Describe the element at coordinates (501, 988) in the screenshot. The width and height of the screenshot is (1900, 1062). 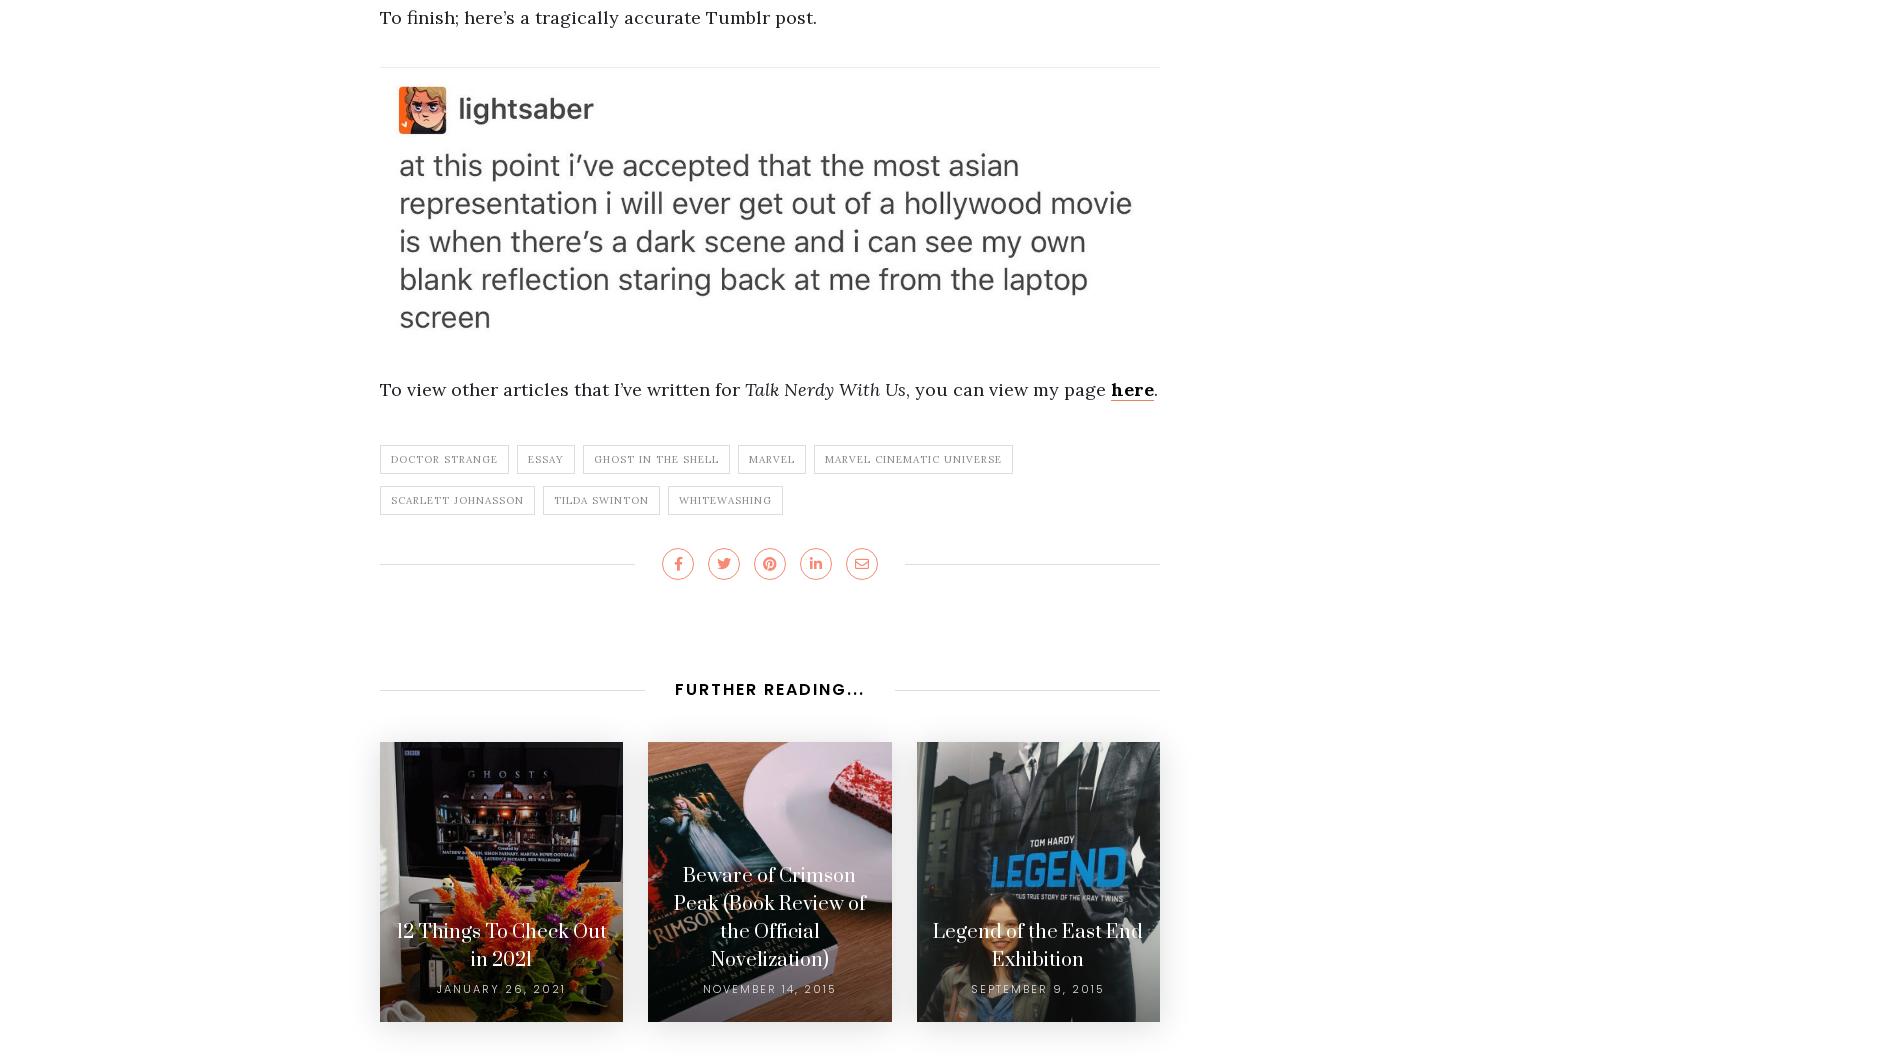
I see `'January 26, 2021'` at that location.